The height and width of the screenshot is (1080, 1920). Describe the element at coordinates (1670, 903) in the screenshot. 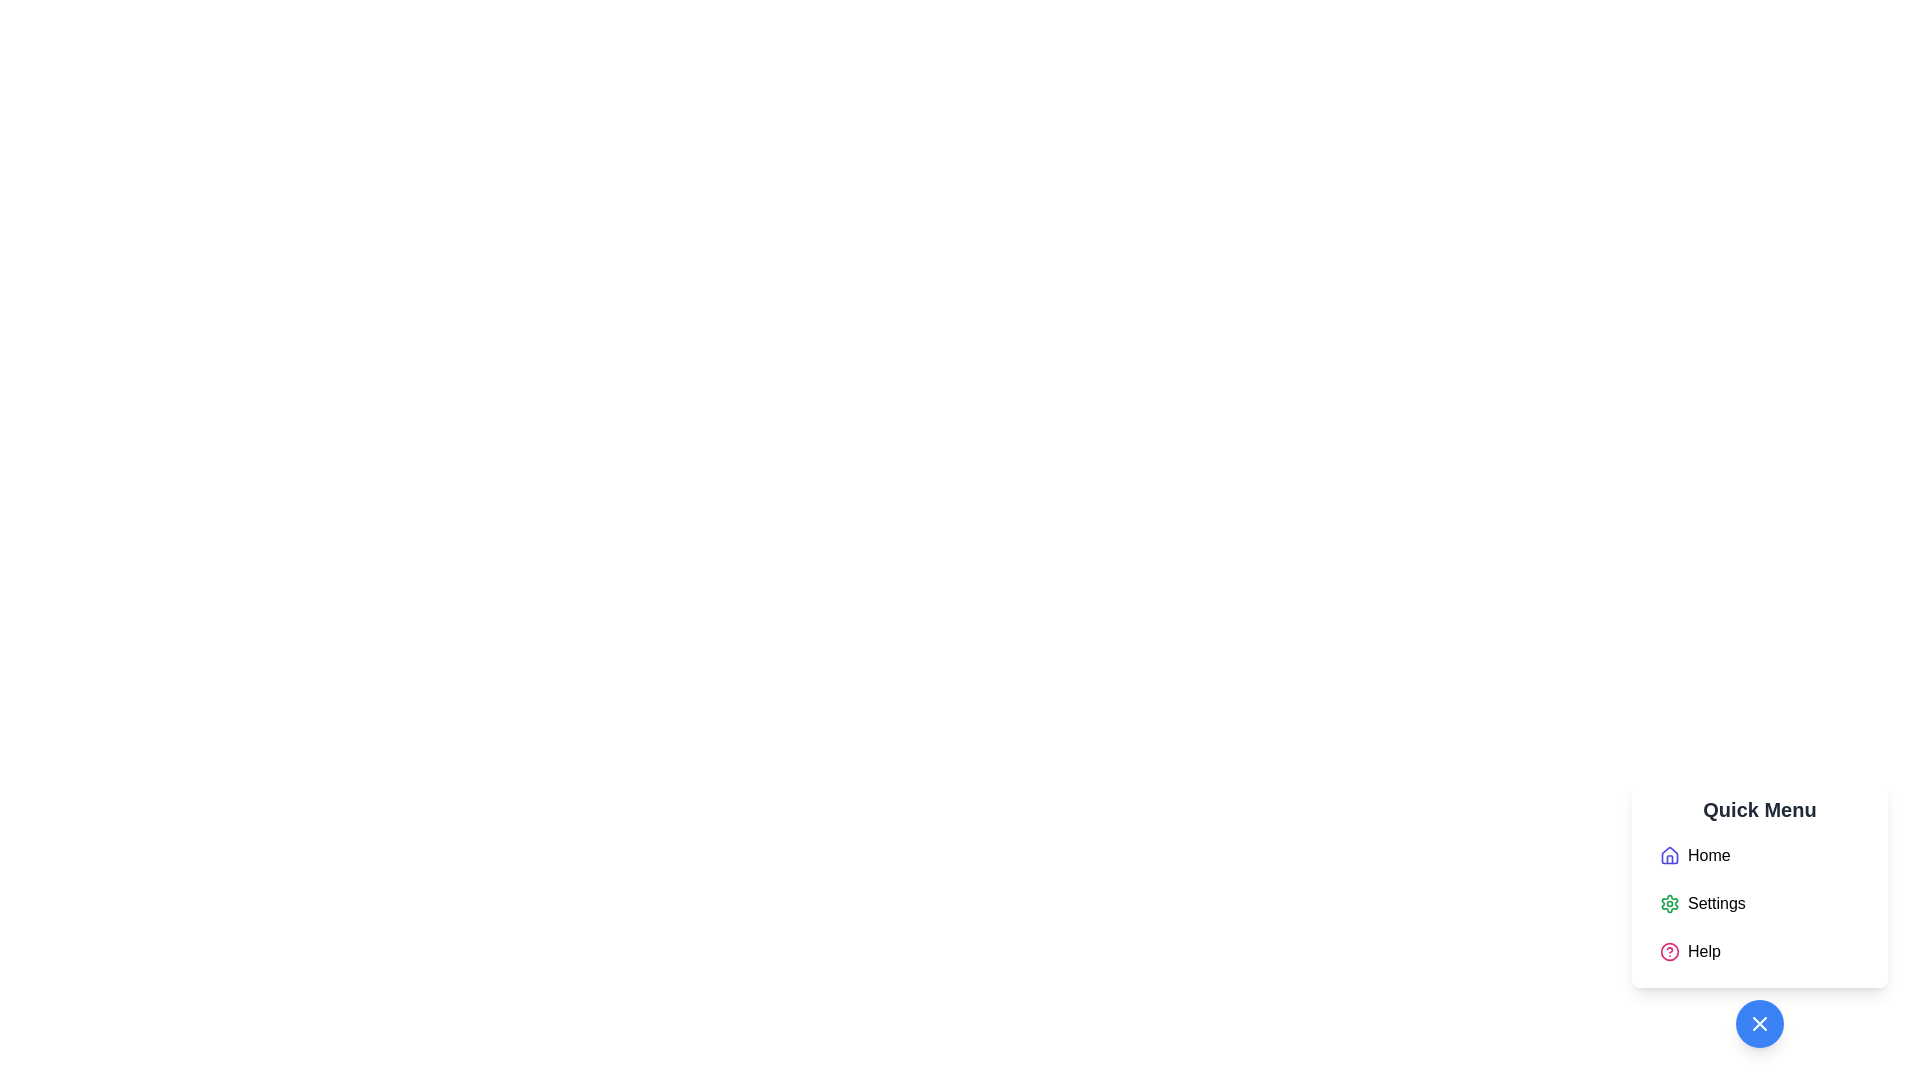

I see `the primary gear shape within the settings icon located in the second item of the quick menu in the bottom-right corner of the application` at that location.